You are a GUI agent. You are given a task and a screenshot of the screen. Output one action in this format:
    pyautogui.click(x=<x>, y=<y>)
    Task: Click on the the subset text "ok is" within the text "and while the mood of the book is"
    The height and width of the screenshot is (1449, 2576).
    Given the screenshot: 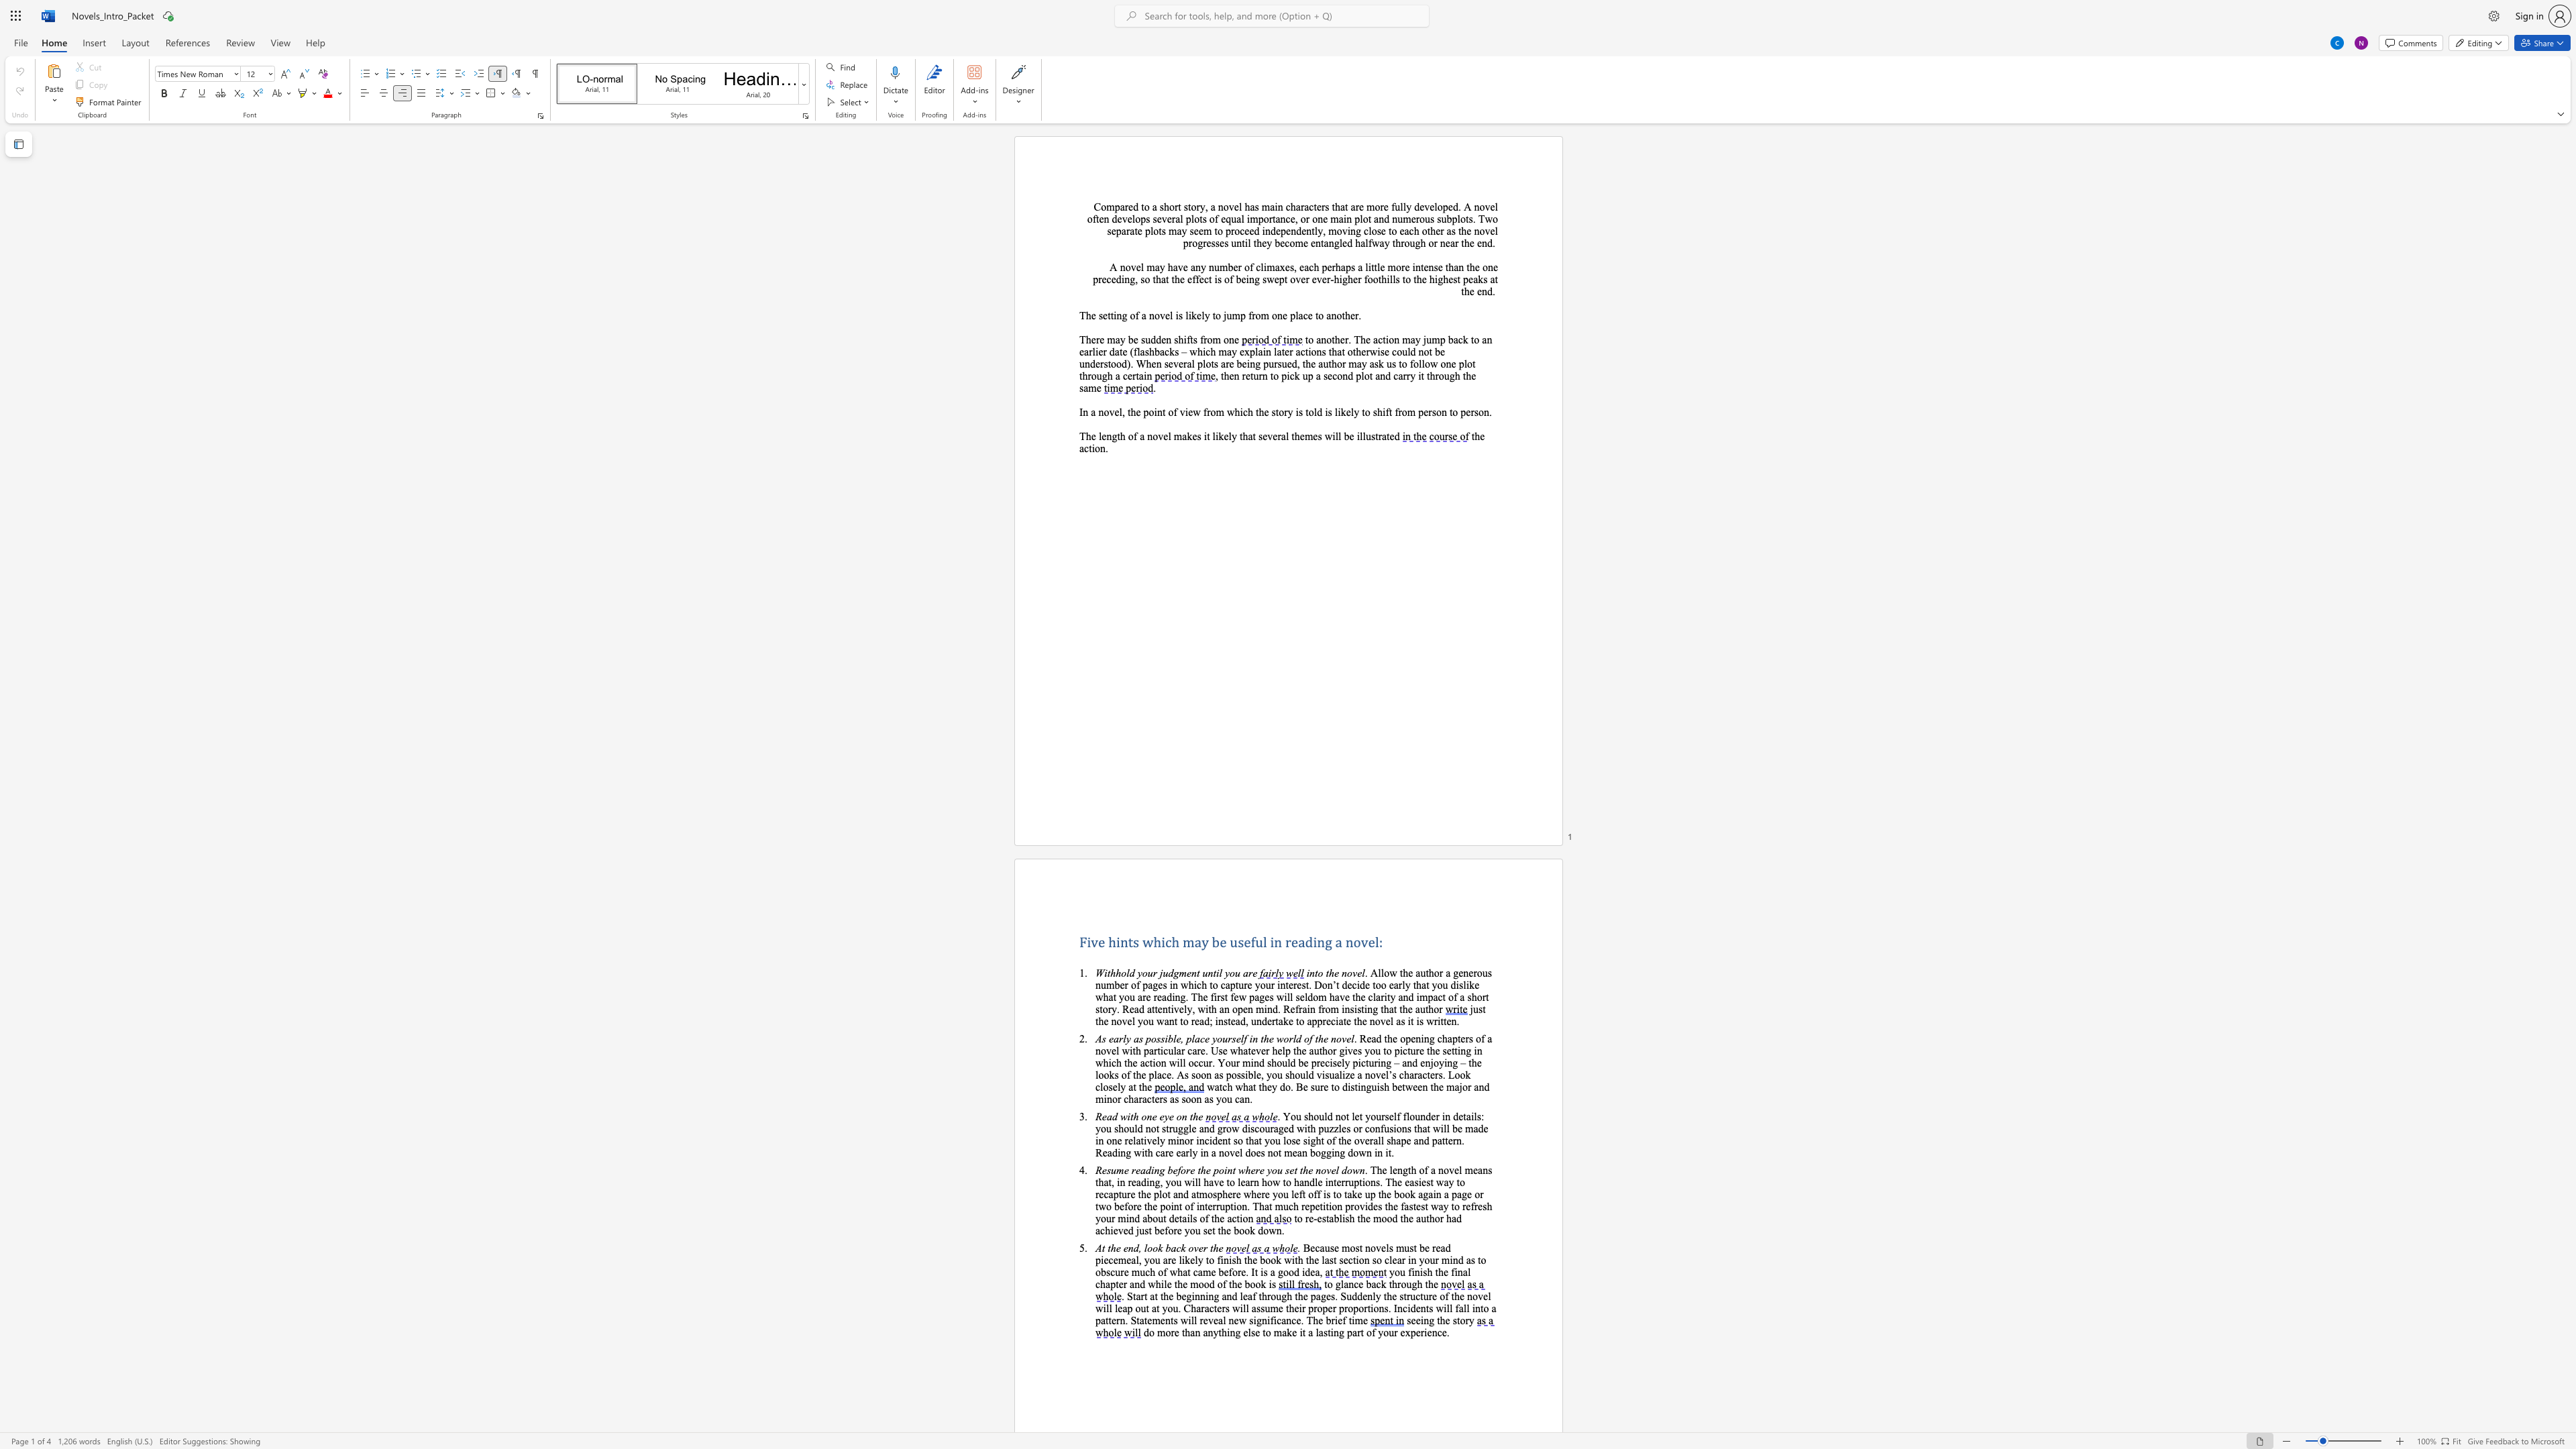 What is the action you would take?
    pyautogui.click(x=1254, y=1283)
    